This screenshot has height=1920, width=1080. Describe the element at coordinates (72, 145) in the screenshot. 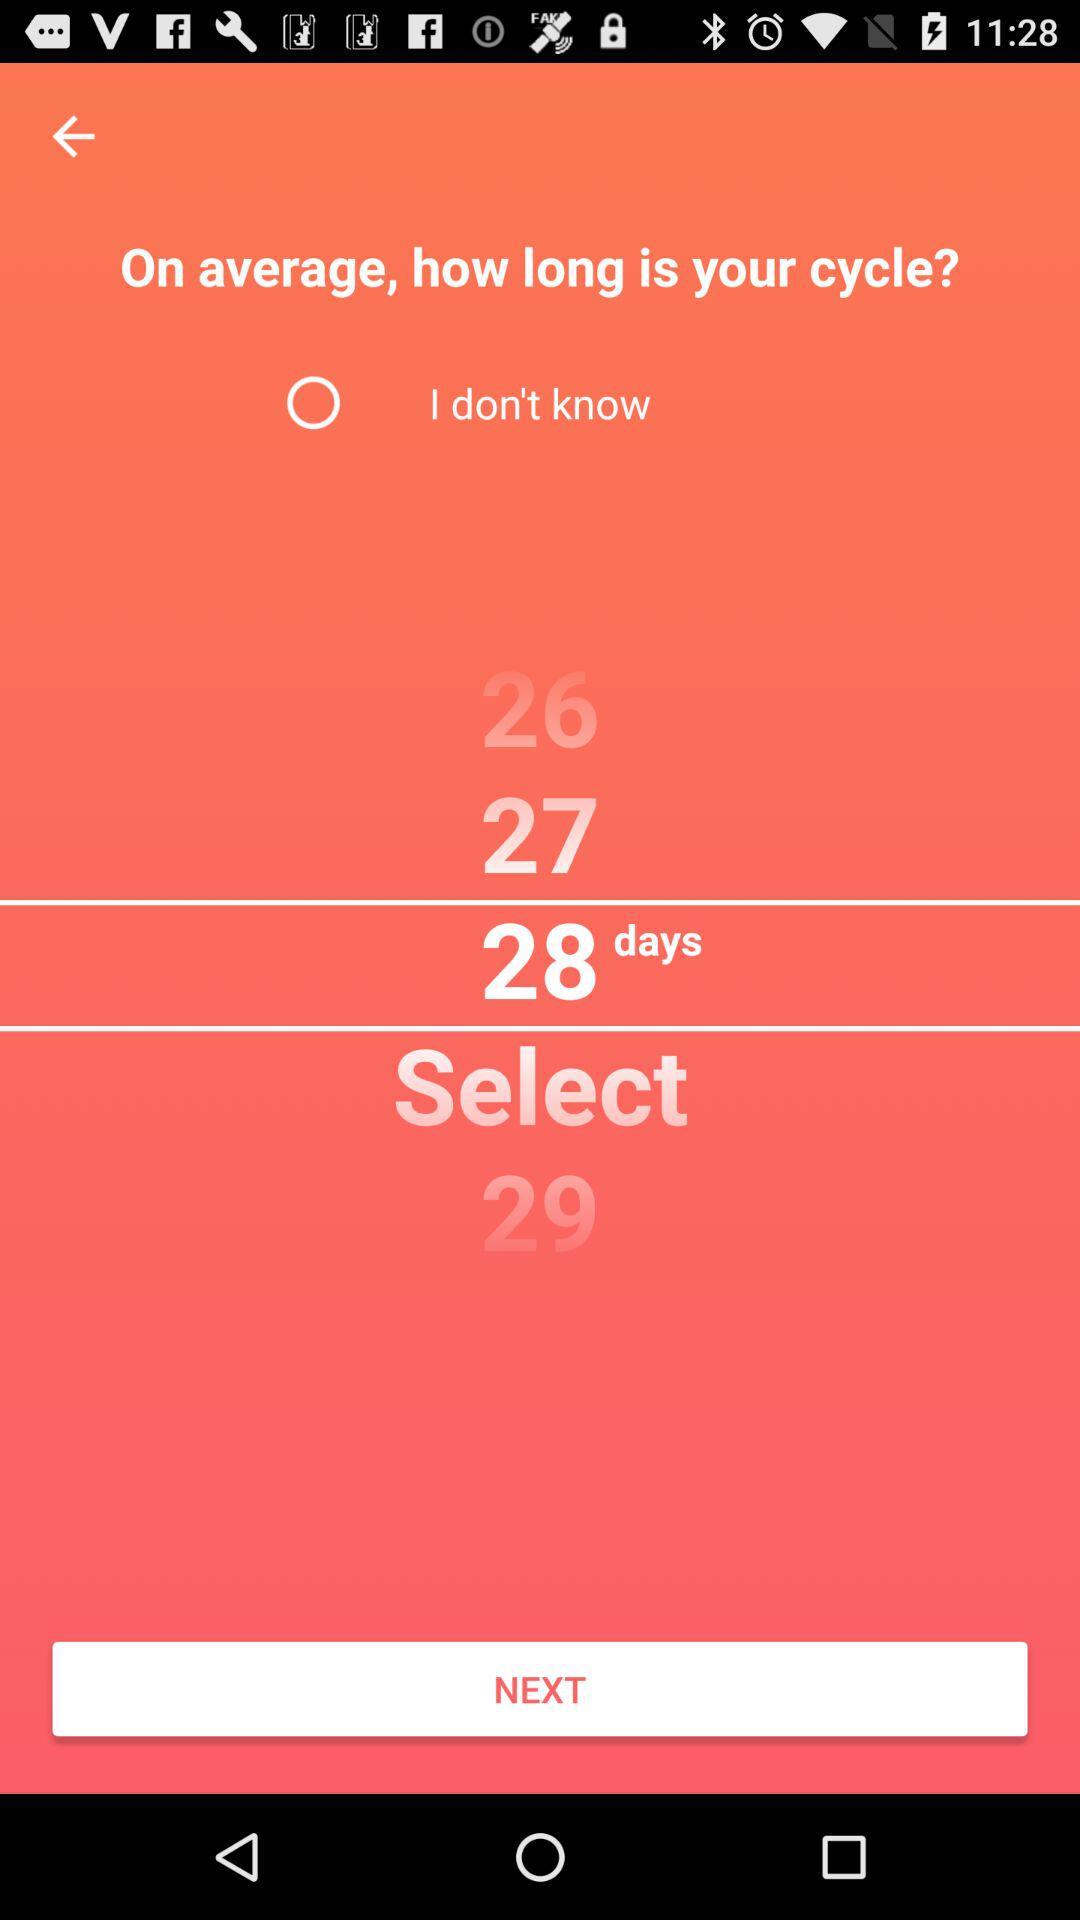

I see `the arrow_backward icon` at that location.